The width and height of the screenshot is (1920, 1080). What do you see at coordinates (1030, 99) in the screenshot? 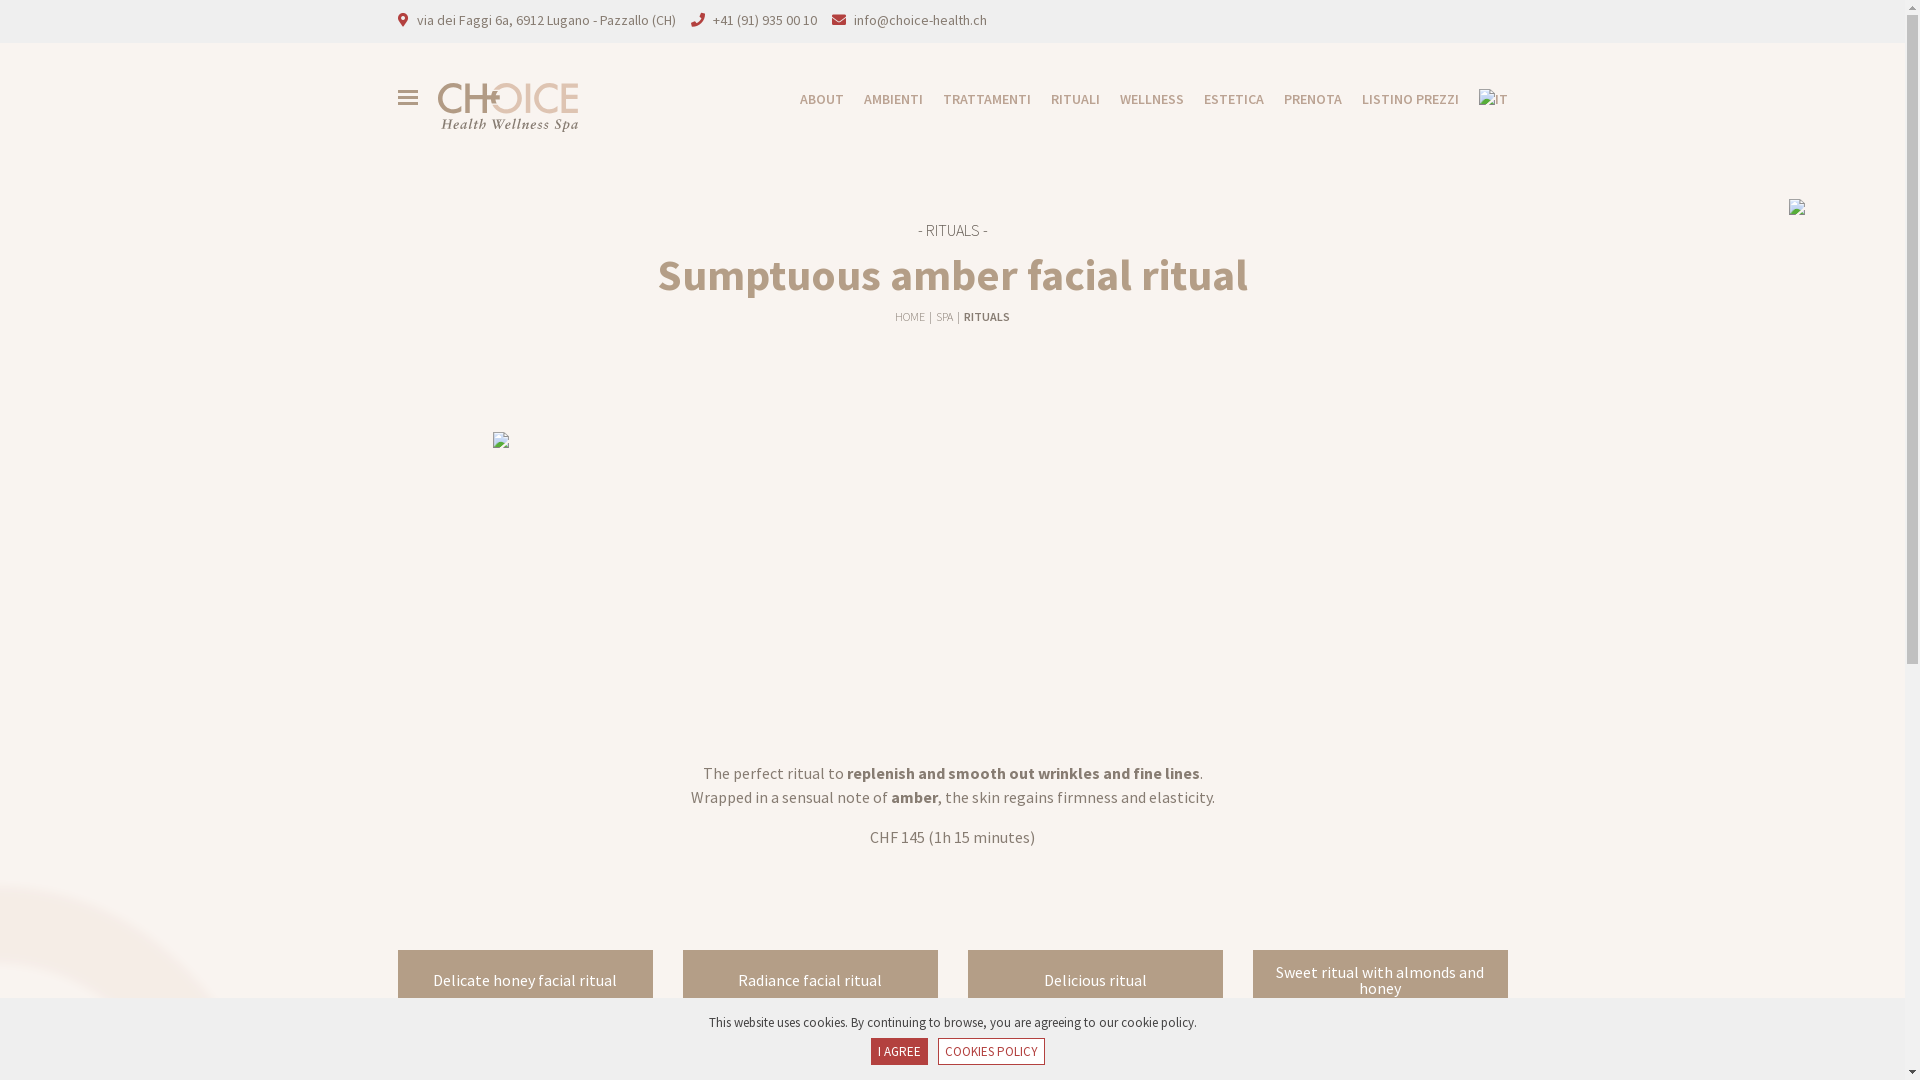
I see `'RITUALI'` at bounding box center [1030, 99].